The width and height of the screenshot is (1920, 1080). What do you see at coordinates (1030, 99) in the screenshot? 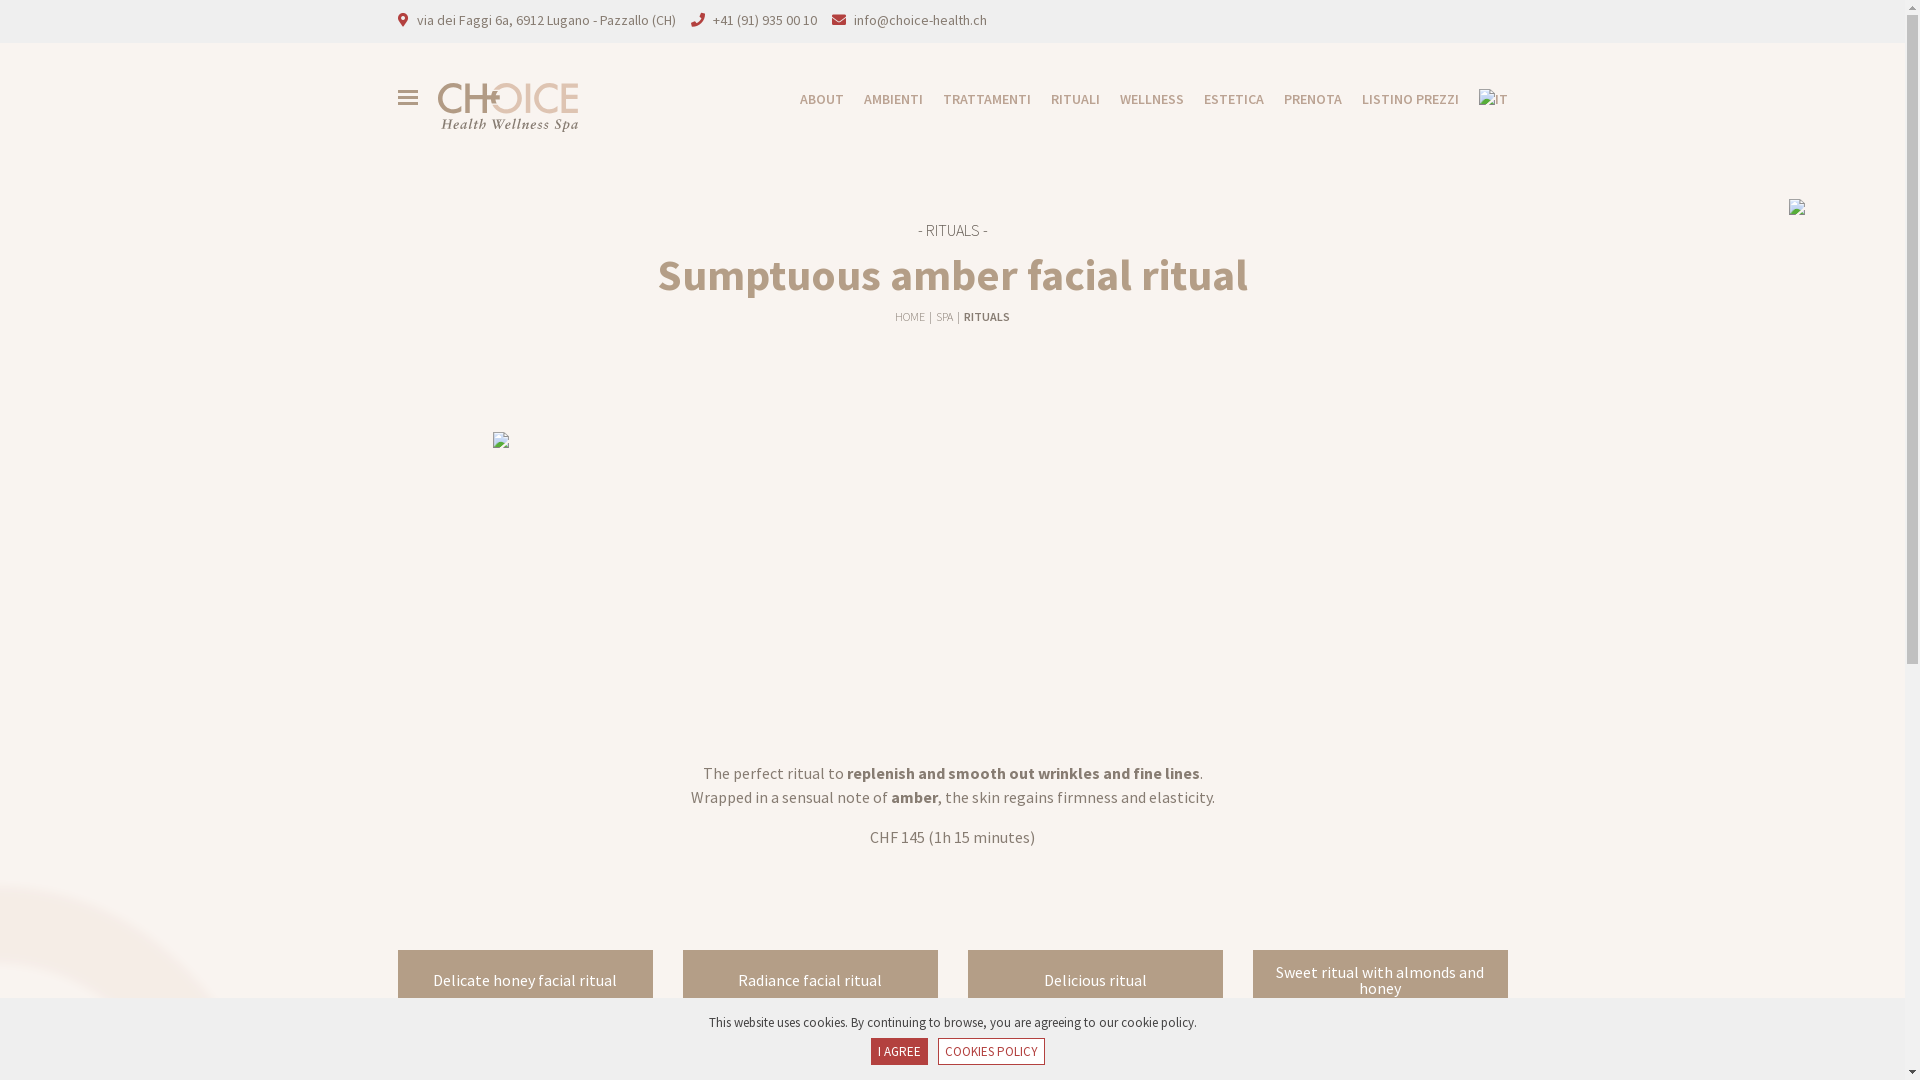
I see `'RITUALI'` at bounding box center [1030, 99].